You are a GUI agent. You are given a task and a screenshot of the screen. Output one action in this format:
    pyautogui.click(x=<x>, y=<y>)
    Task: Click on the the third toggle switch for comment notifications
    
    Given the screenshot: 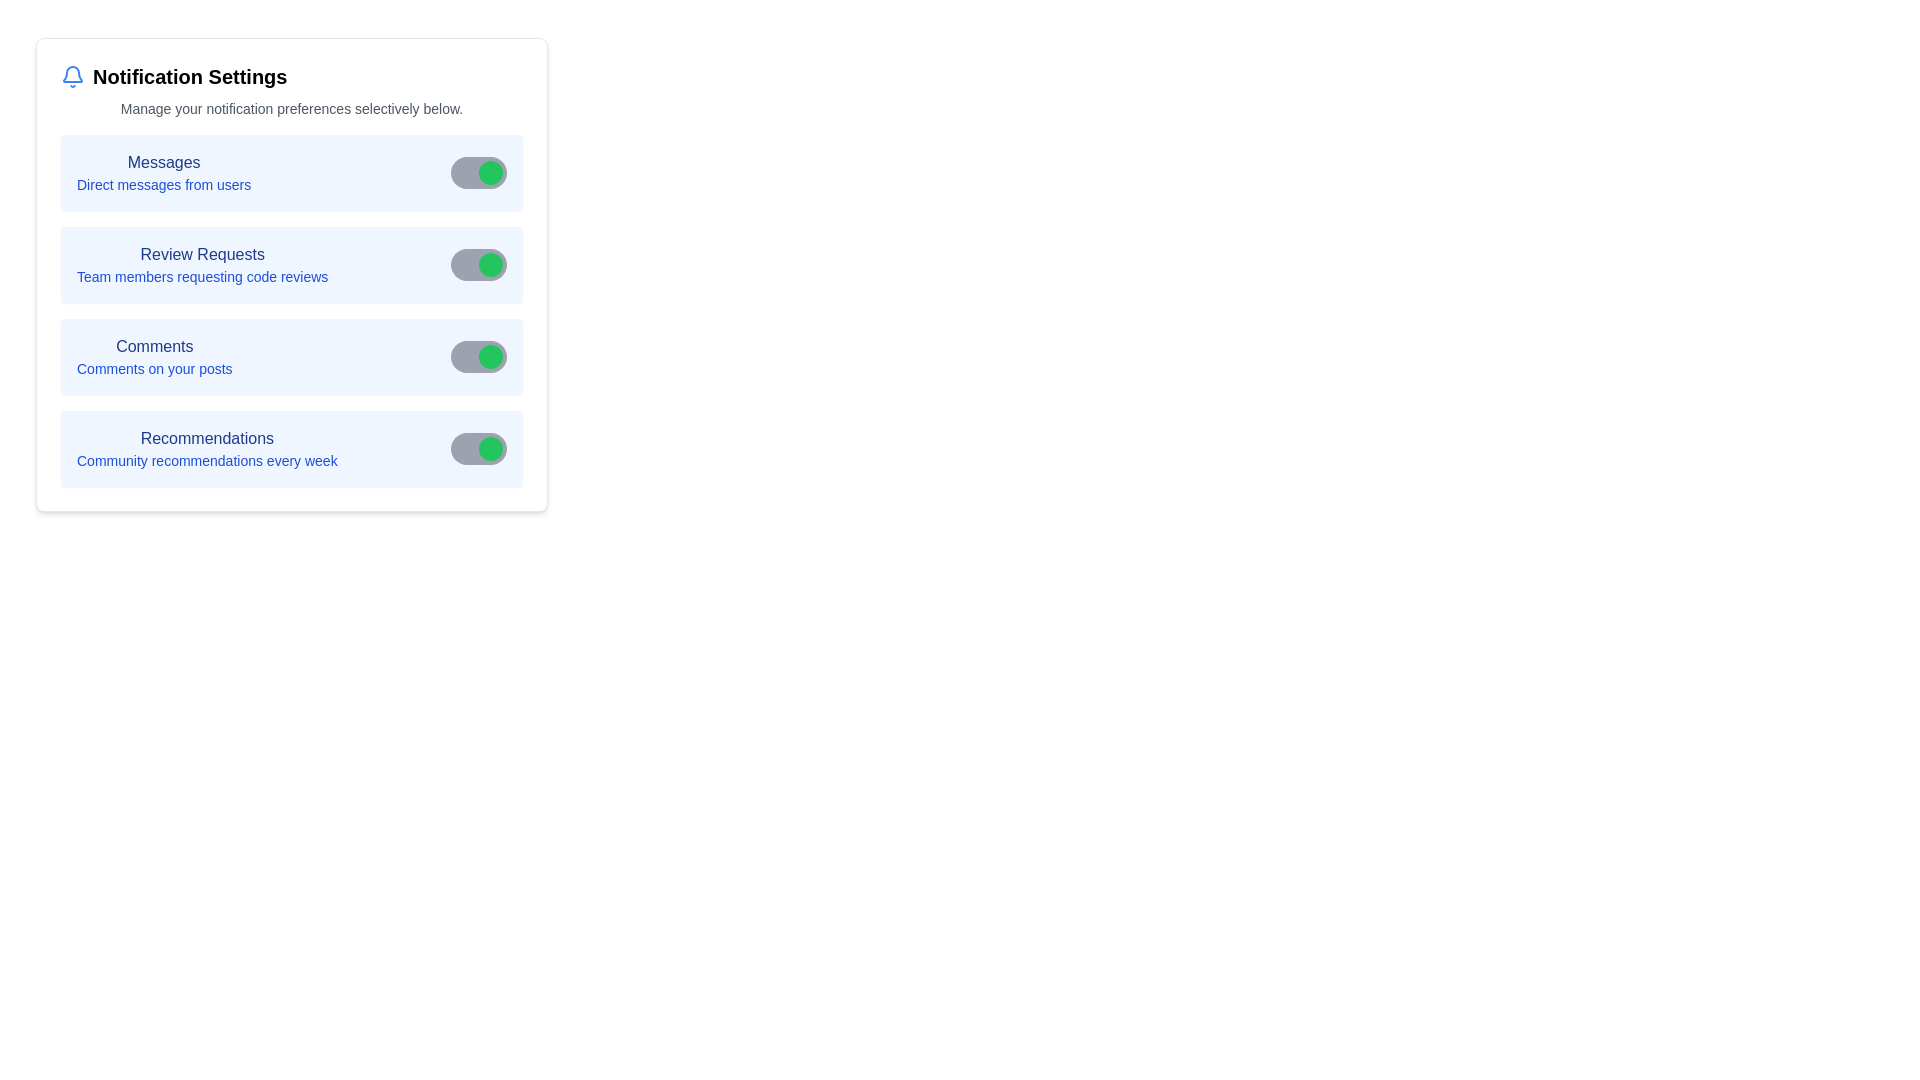 What is the action you would take?
    pyautogui.click(x=478, y=356)
    